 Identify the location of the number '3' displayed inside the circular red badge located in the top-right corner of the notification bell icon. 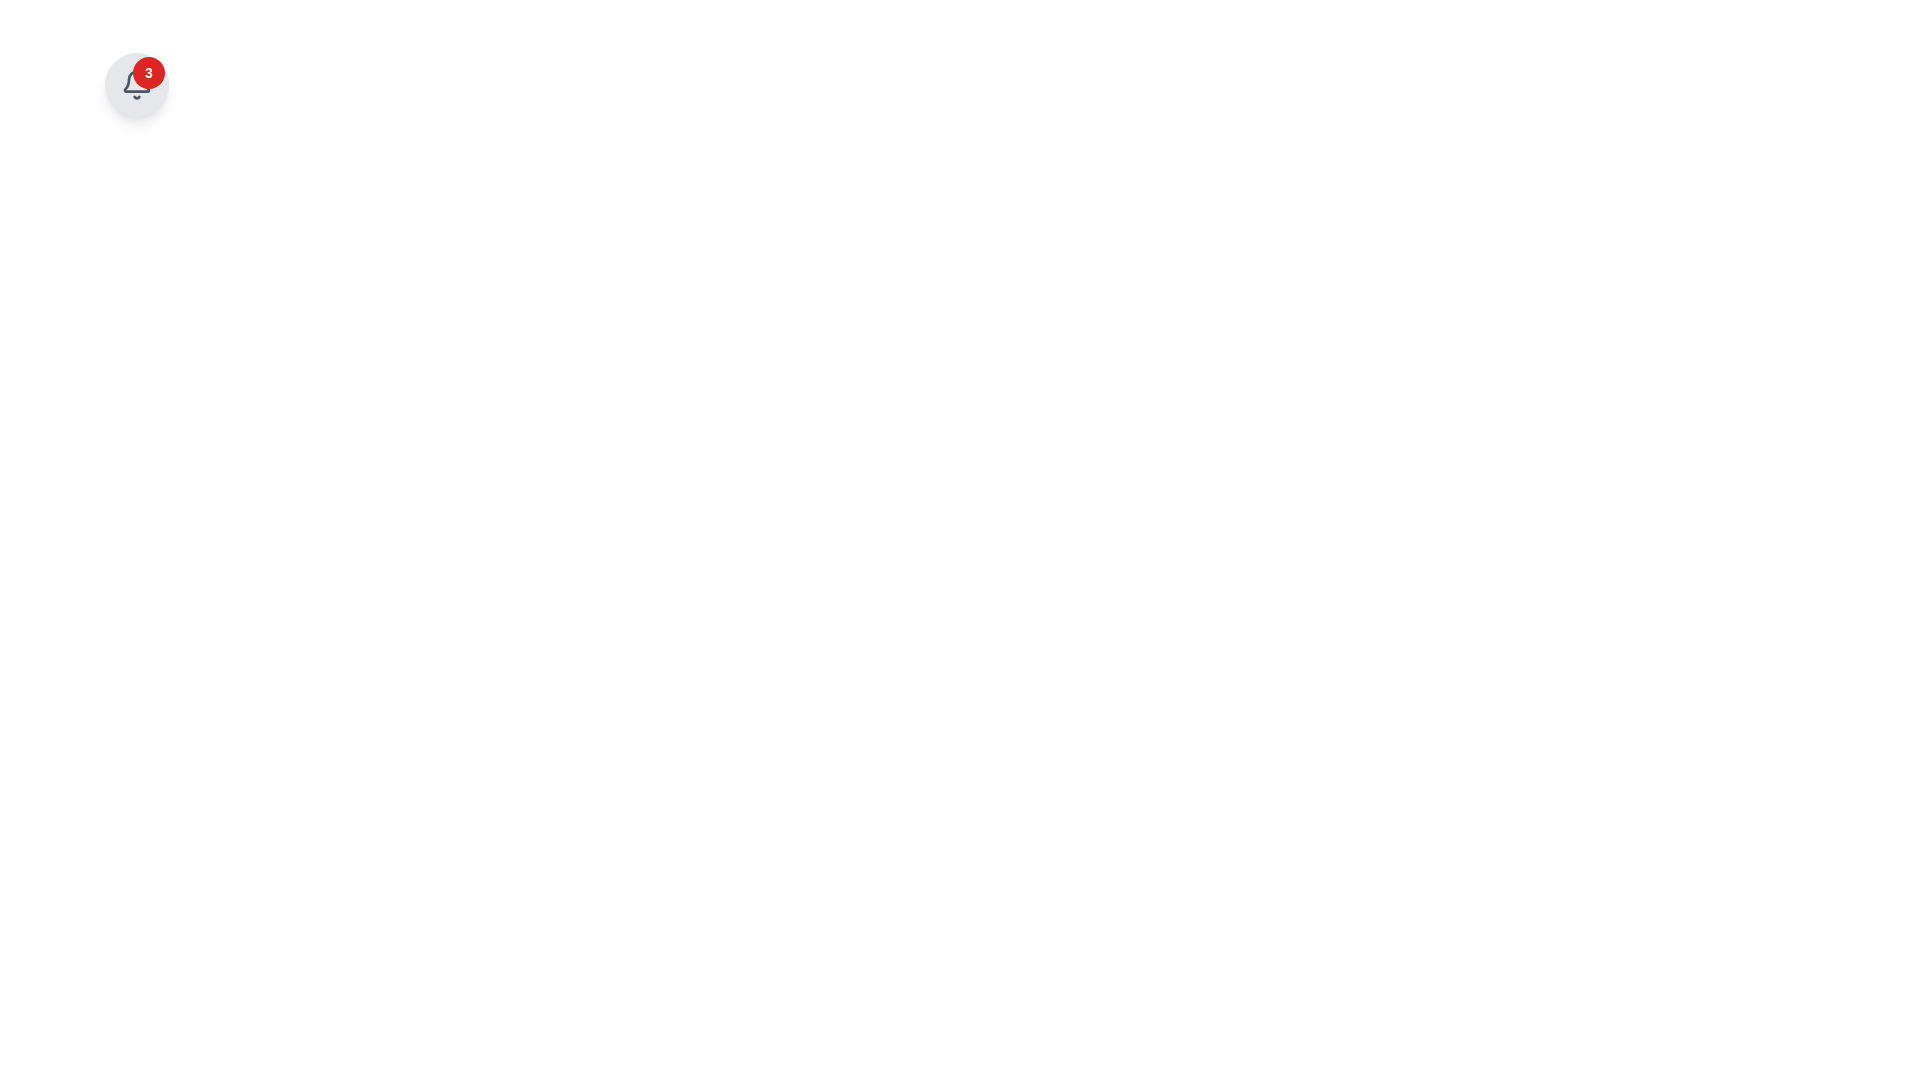
(147, 72).